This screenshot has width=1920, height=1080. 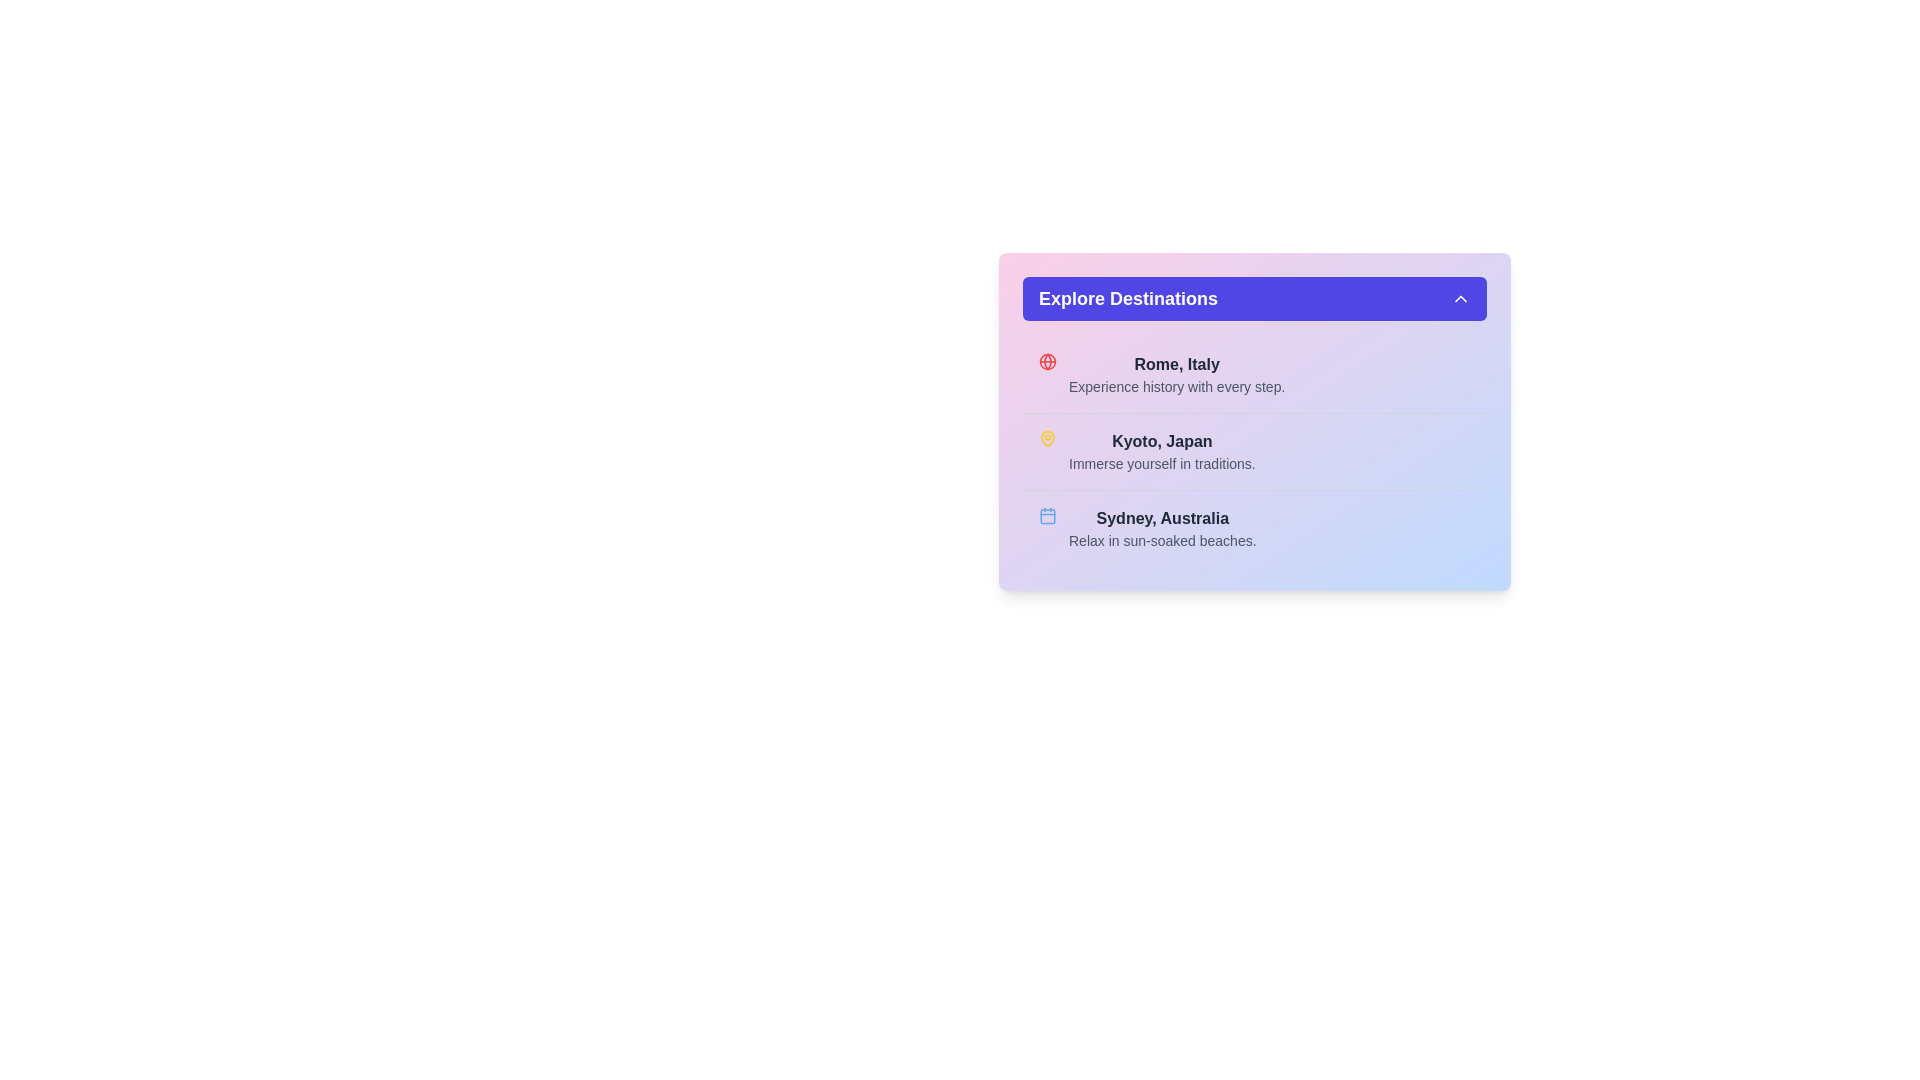 What do you see at coordinates (1046, 438) in the screenshot?
I see `the icon that marks the location-related item in the 'Explore Destinations' panel, aligned with the text 'Kyoto, Japan'` at bounding box center [1046, 438].